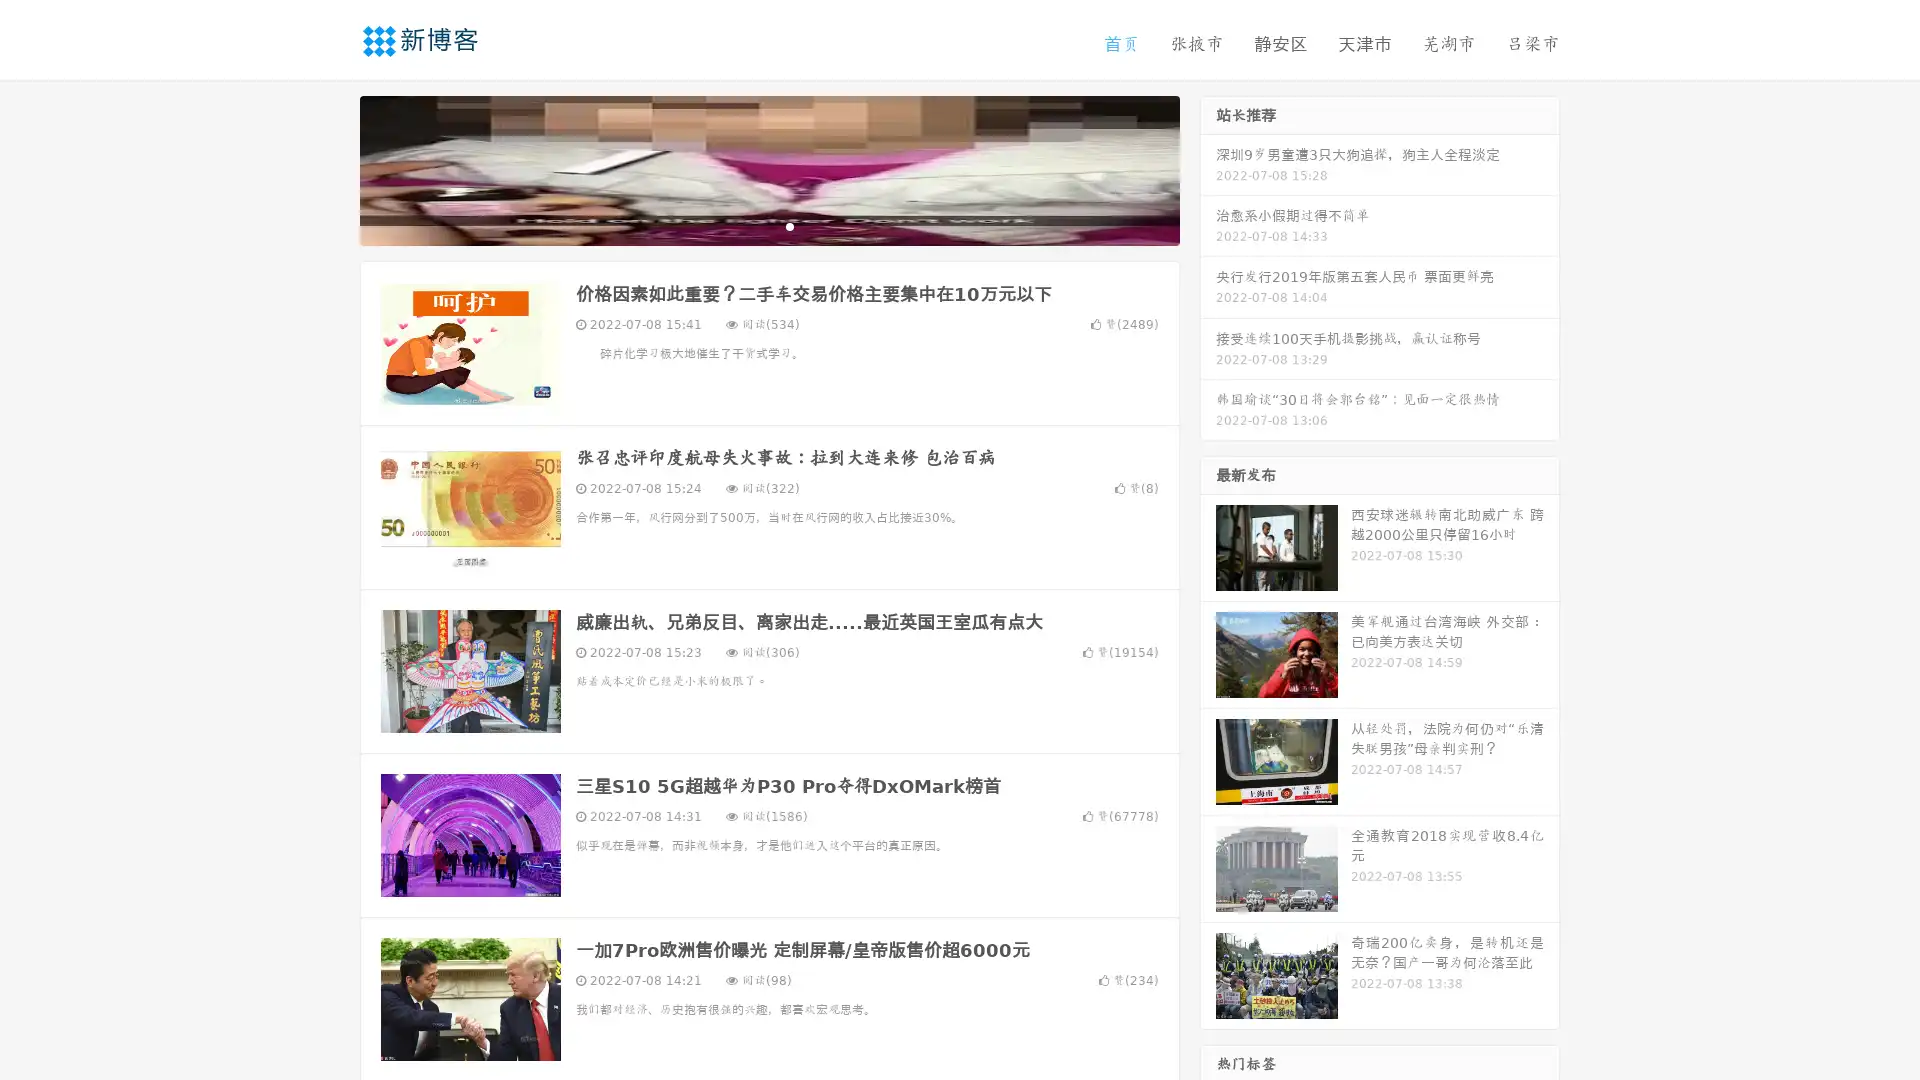 This screenshot has height=1080, width=1920. What do you see at coordinates (330, 168) in the screenshot?
I see `Previous slide` at bounding box center [330, 168].